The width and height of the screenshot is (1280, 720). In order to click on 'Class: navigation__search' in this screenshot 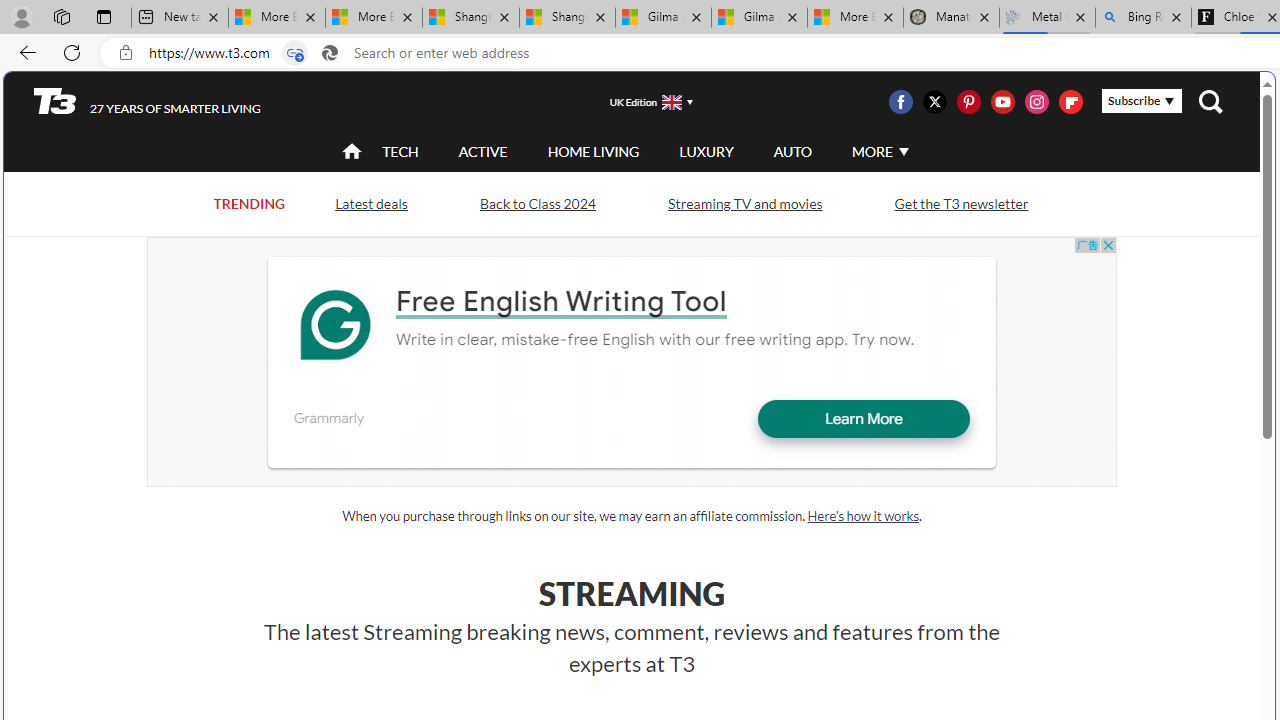, I will do `click(1209, 101)`.